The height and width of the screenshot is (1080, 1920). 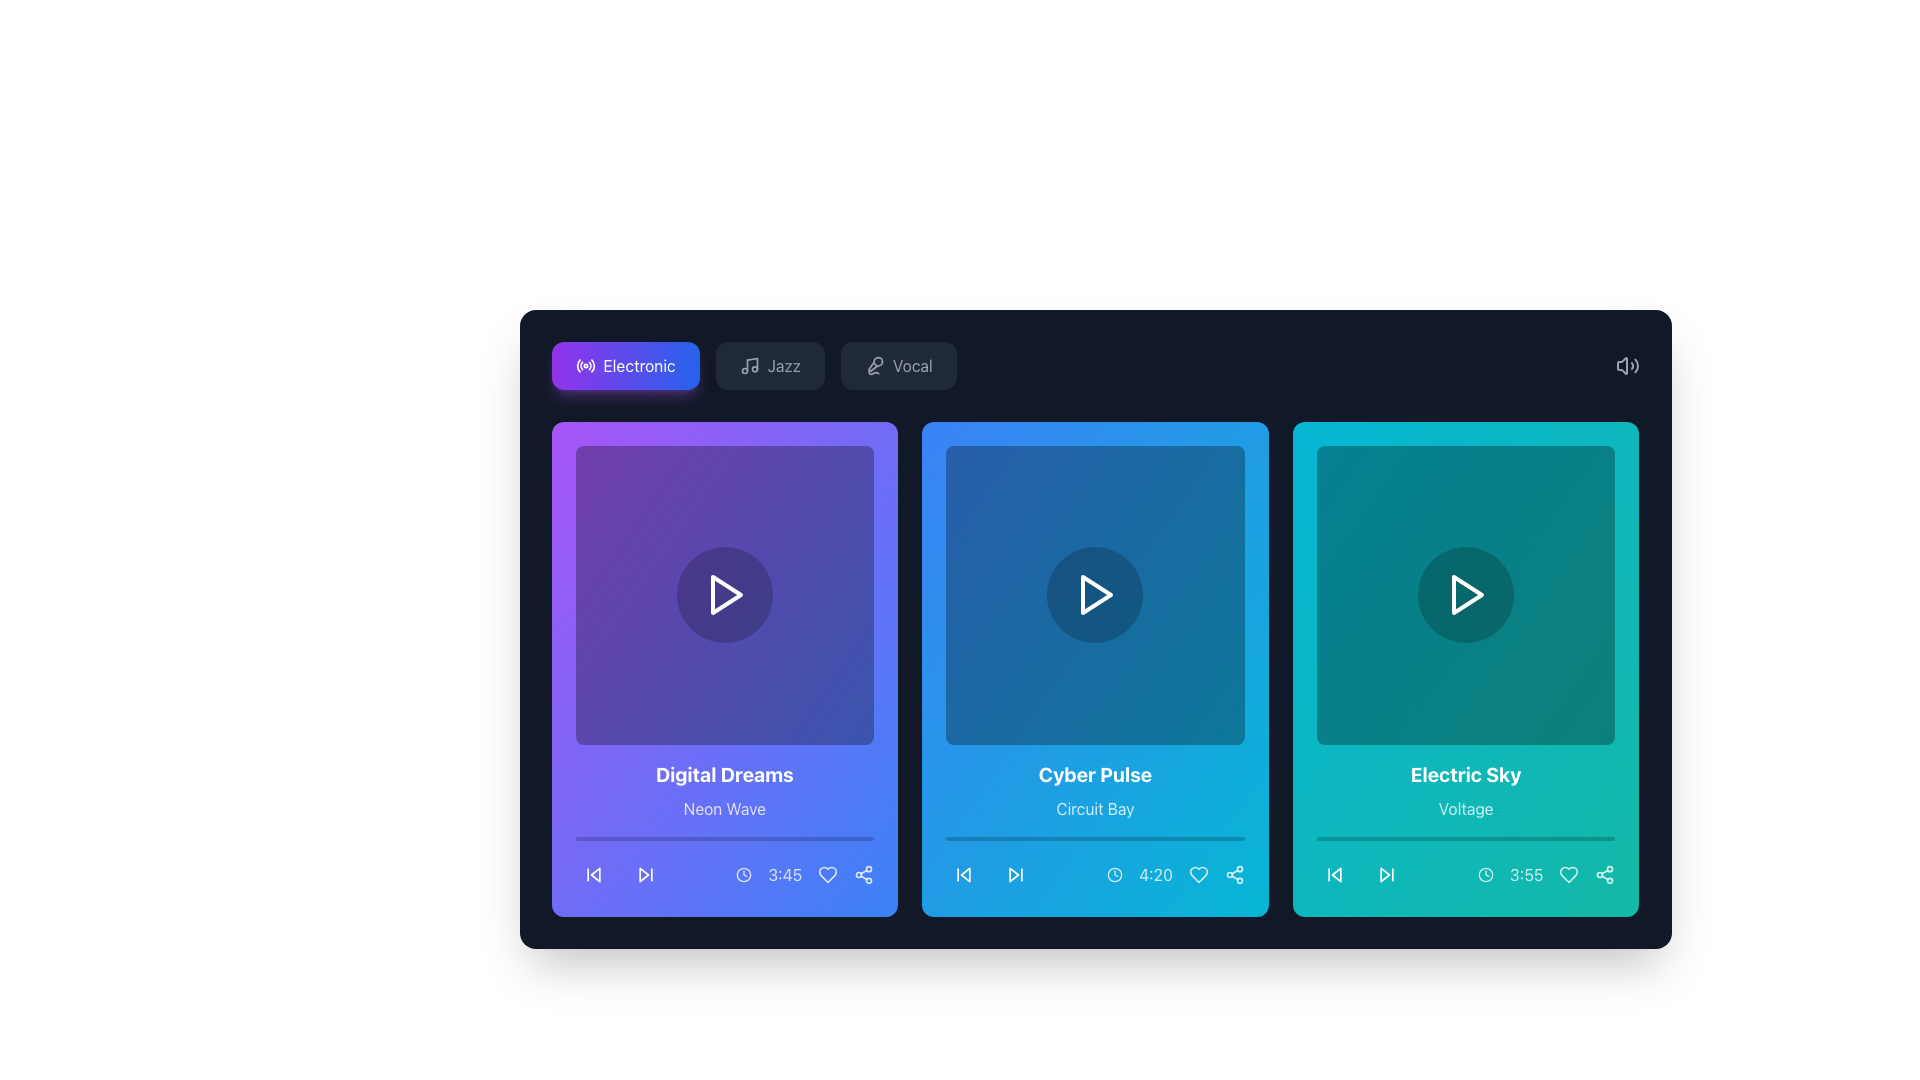 I want to click on the time display text label reading '4:20' which is styled in white and semi-transparent, located at the bottom-center of the 'Cyber Pulse' card, so click(x=1176, y=873).